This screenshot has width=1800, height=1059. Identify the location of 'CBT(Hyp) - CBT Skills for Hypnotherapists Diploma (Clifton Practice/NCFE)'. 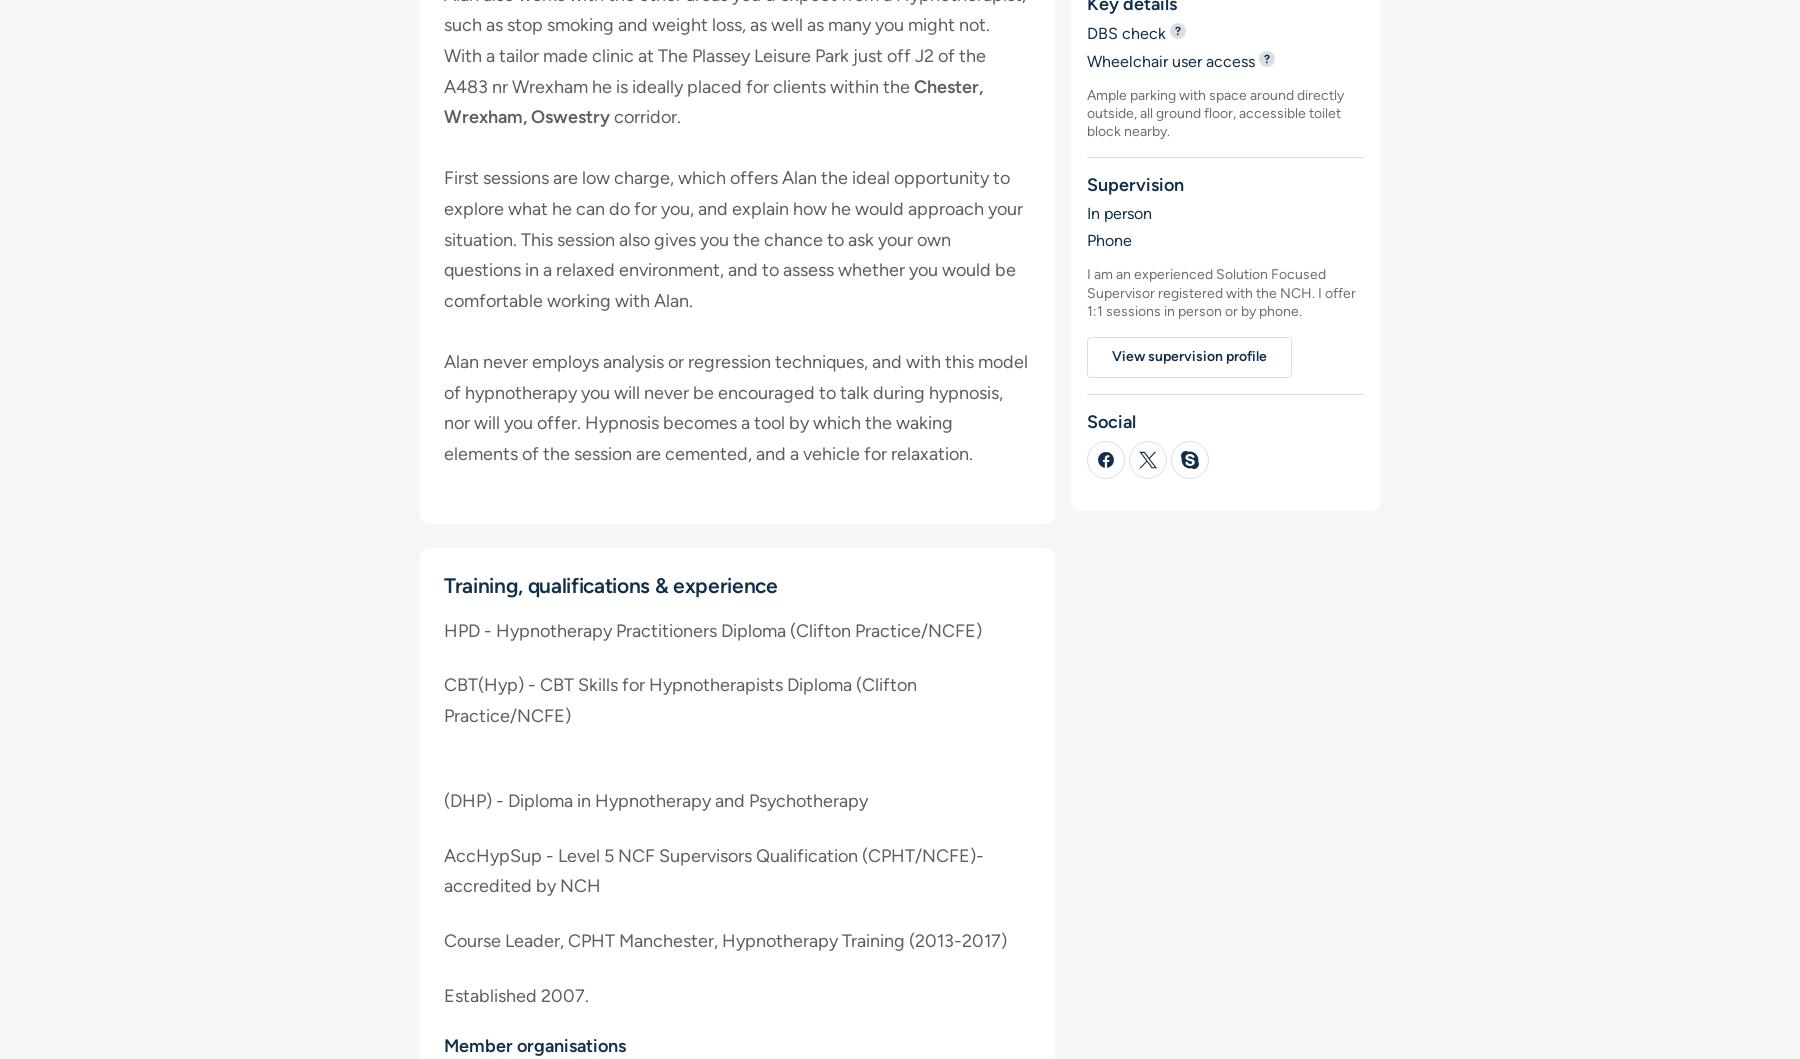
(679, 700).